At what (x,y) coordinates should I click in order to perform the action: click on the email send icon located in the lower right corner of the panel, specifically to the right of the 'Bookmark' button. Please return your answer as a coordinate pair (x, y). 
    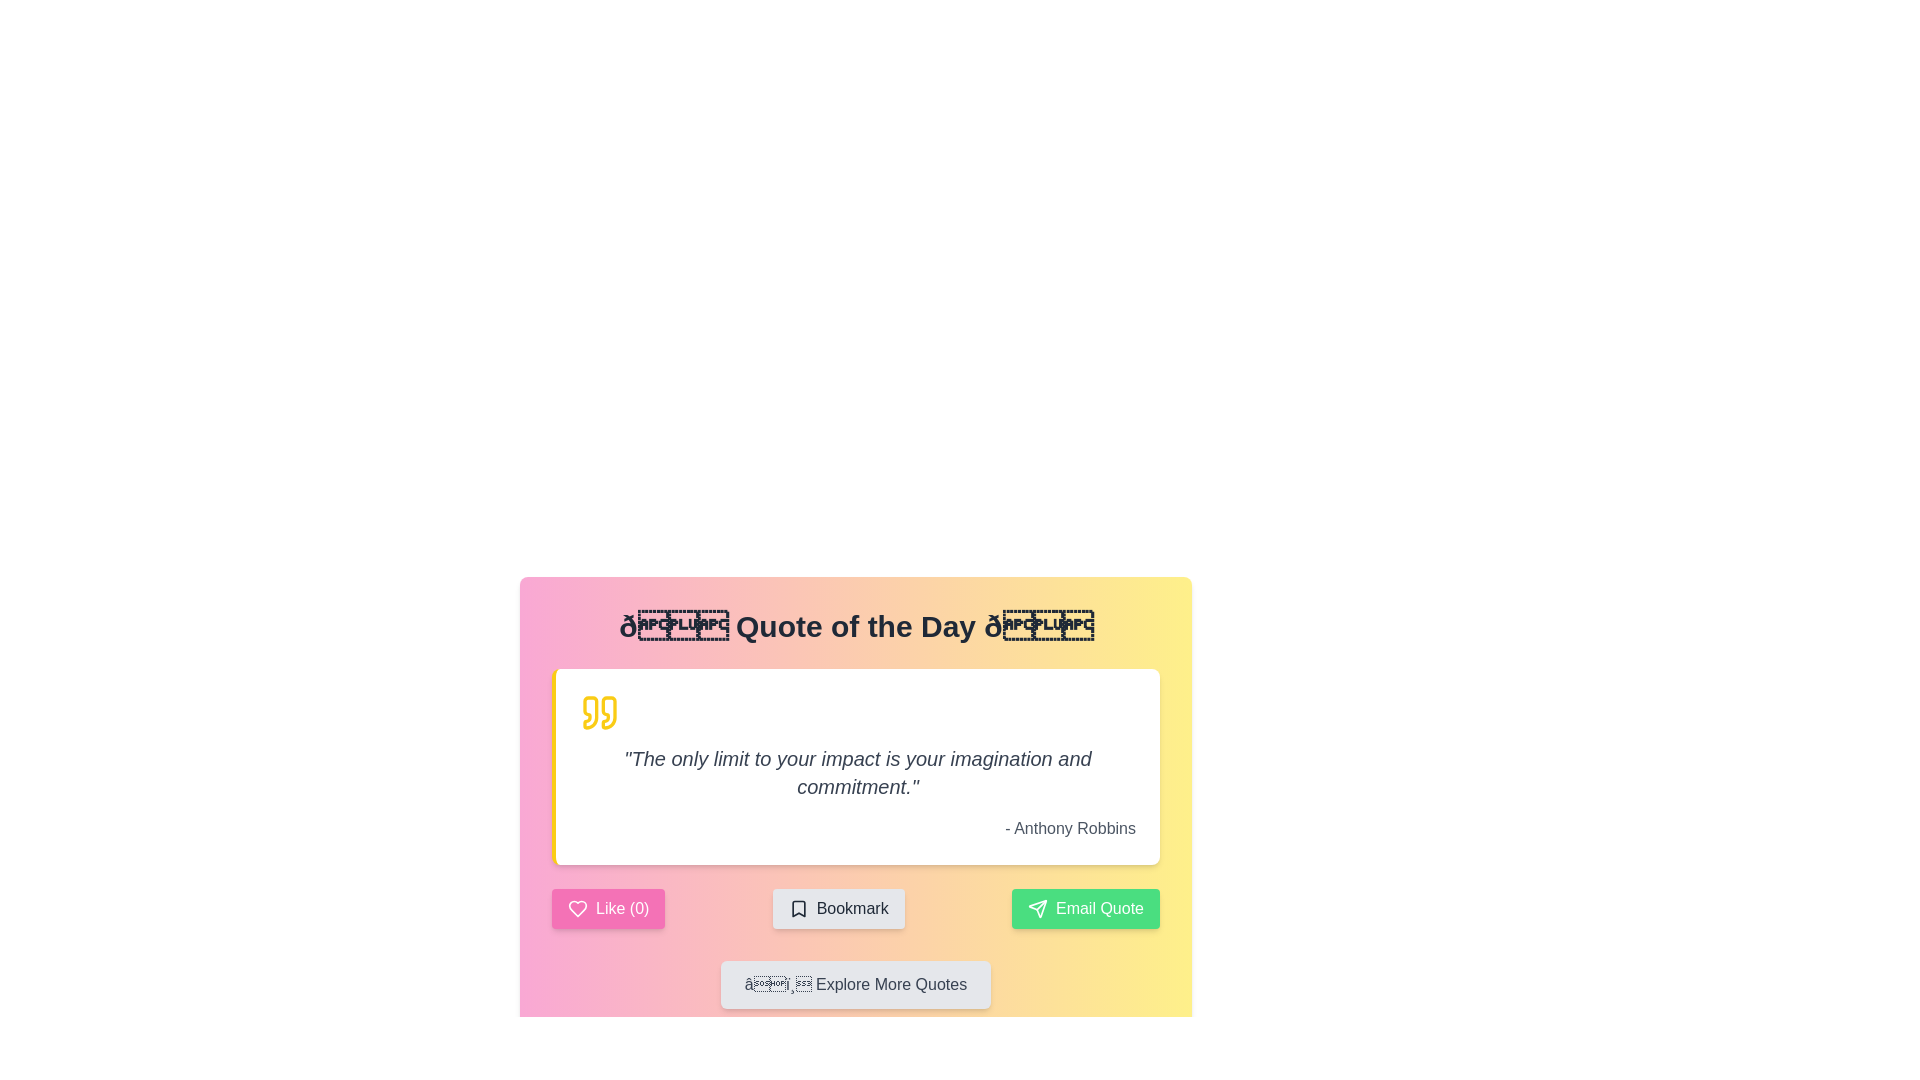
    Looking at the image, I should click on (1037, 909).